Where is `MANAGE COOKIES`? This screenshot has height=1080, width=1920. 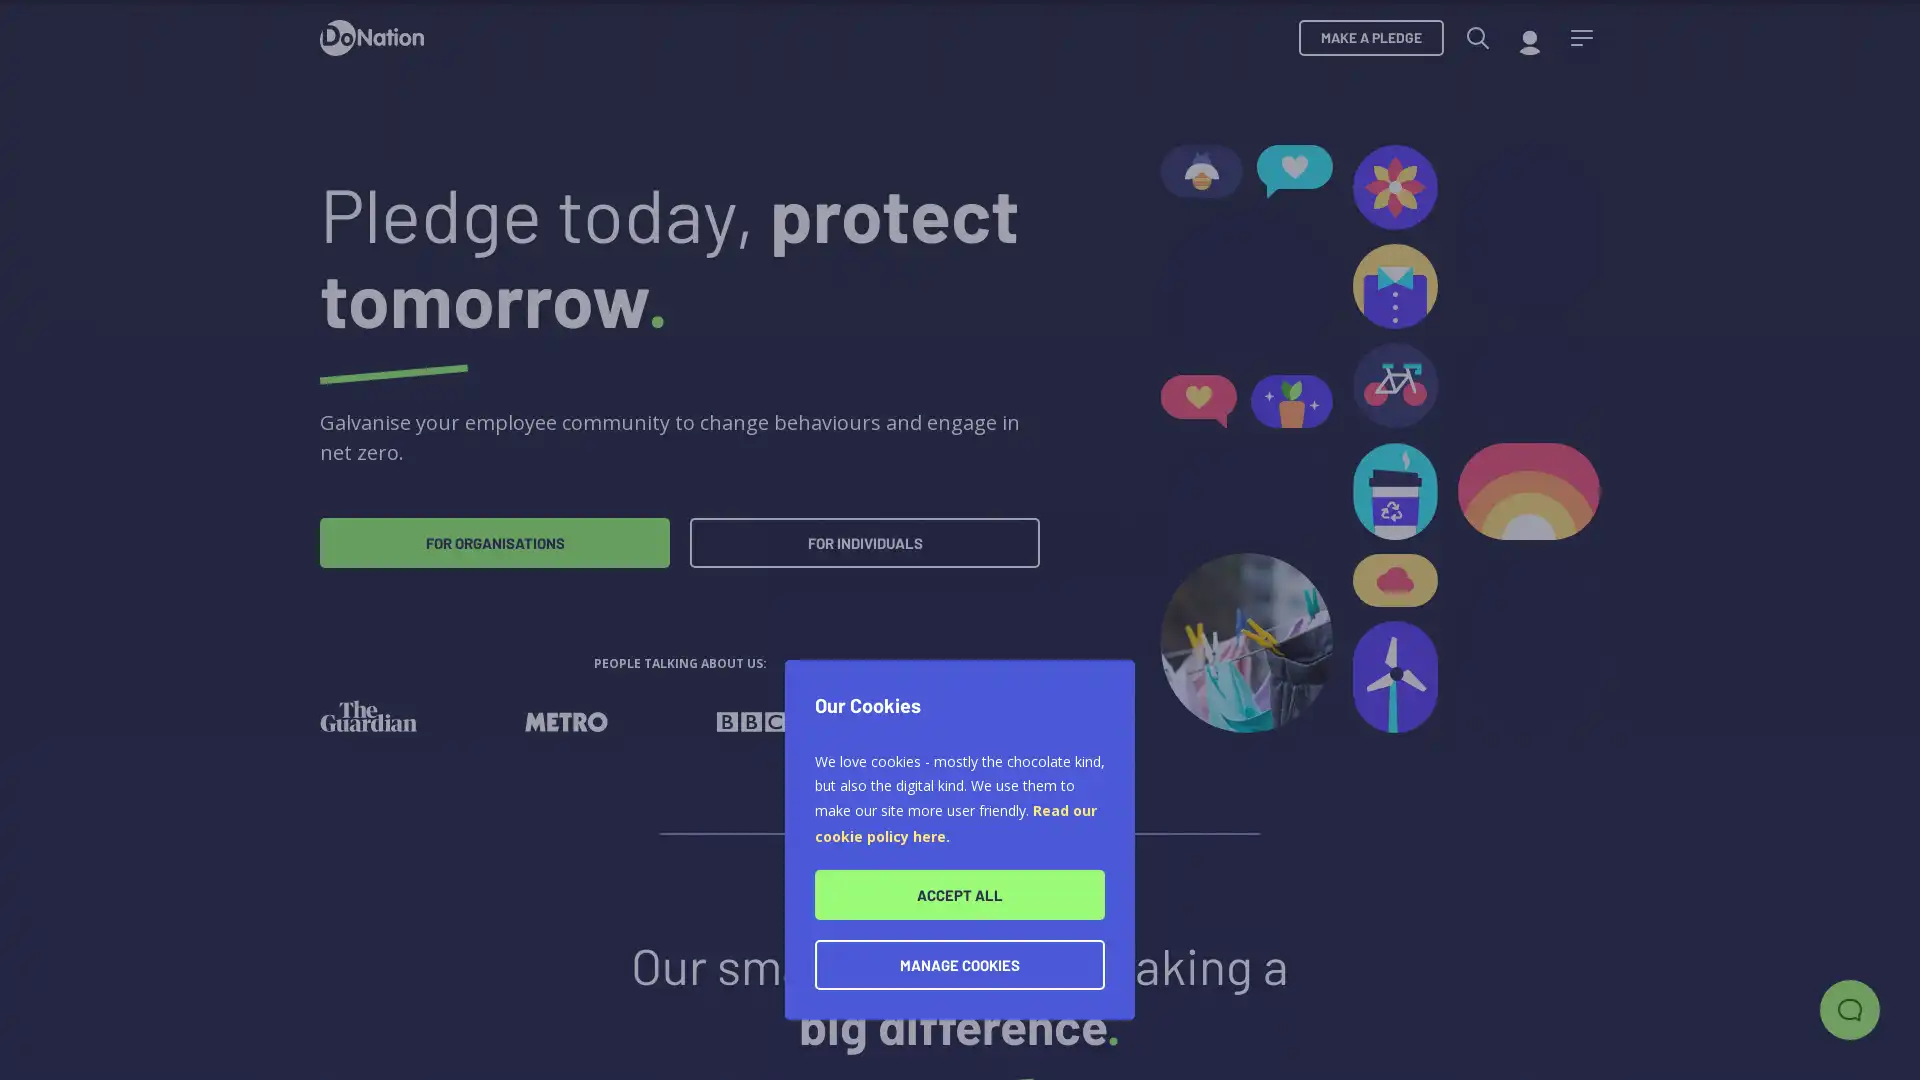 MANAGE COOKIES is located at coordinates (960, 963).